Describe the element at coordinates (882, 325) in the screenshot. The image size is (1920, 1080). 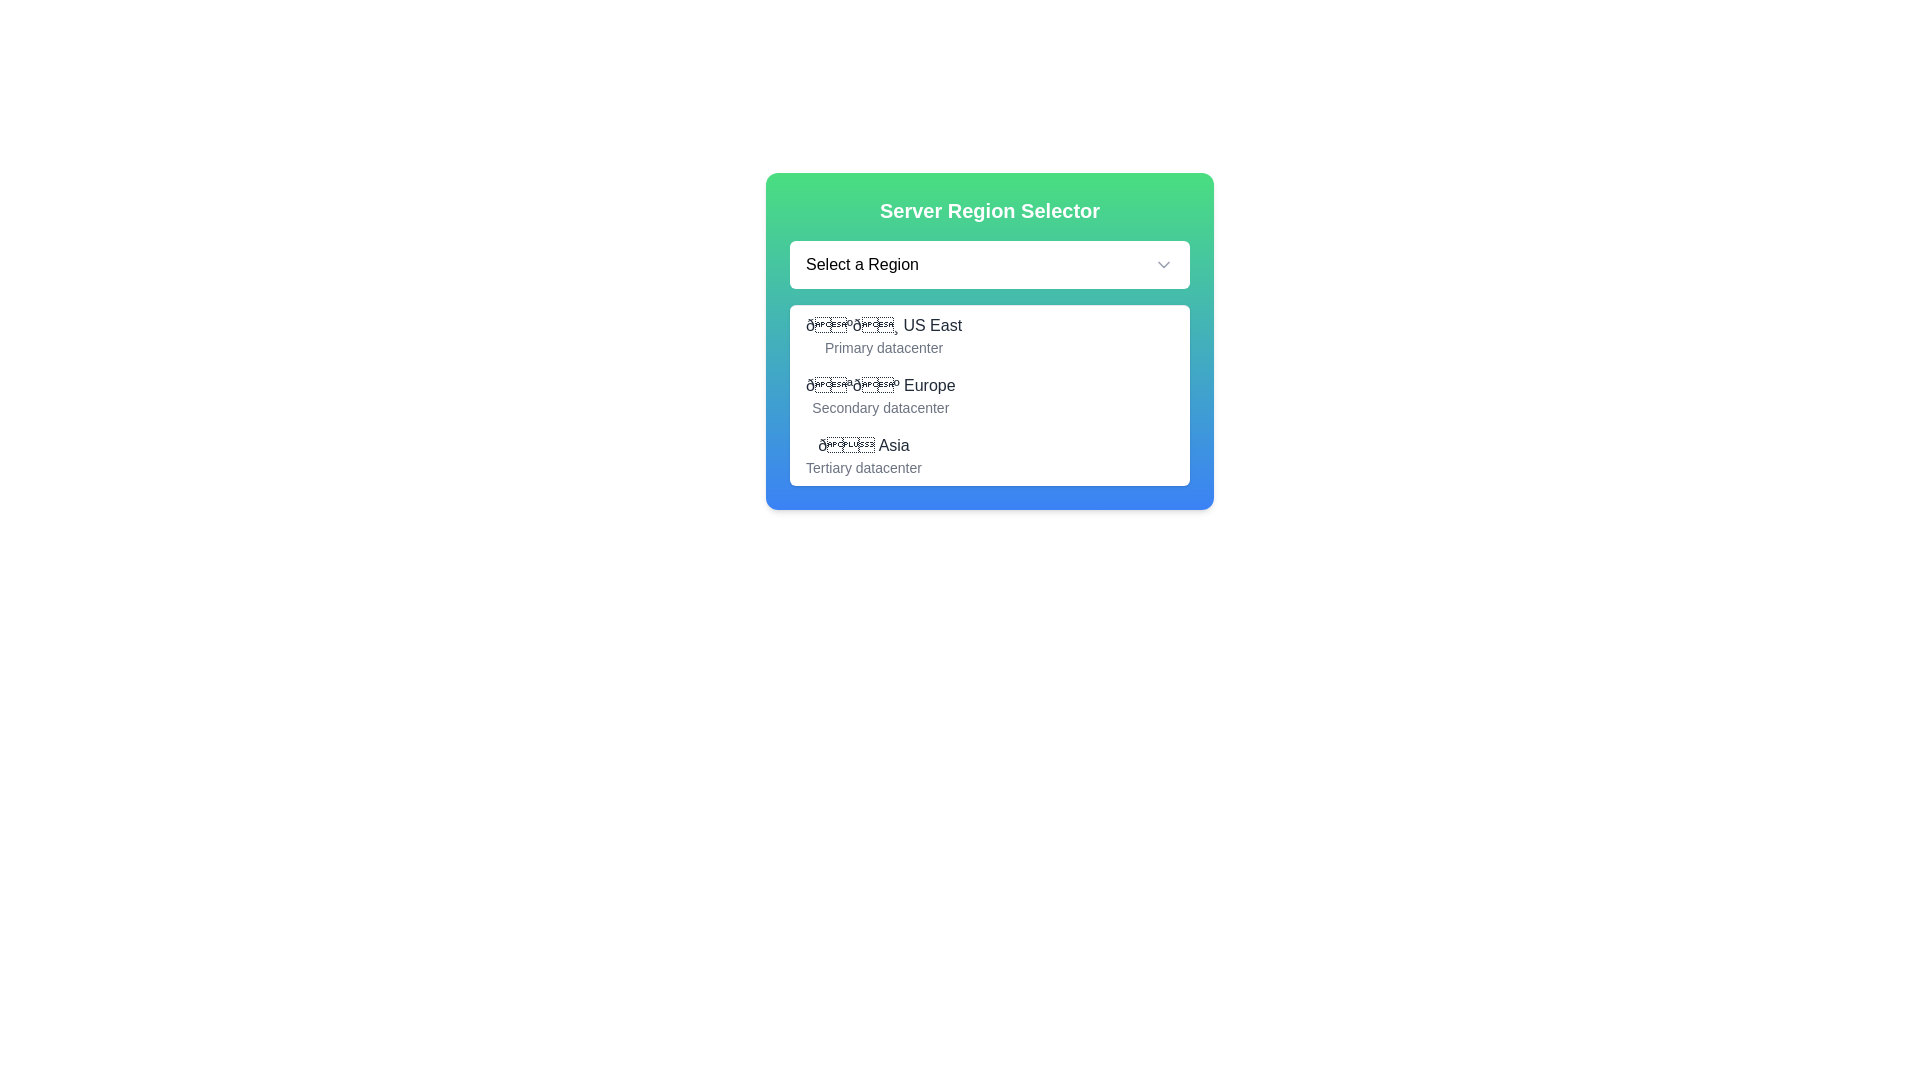
I see `the first selectable option in the dropdown menu for choosing a server region` at that location.